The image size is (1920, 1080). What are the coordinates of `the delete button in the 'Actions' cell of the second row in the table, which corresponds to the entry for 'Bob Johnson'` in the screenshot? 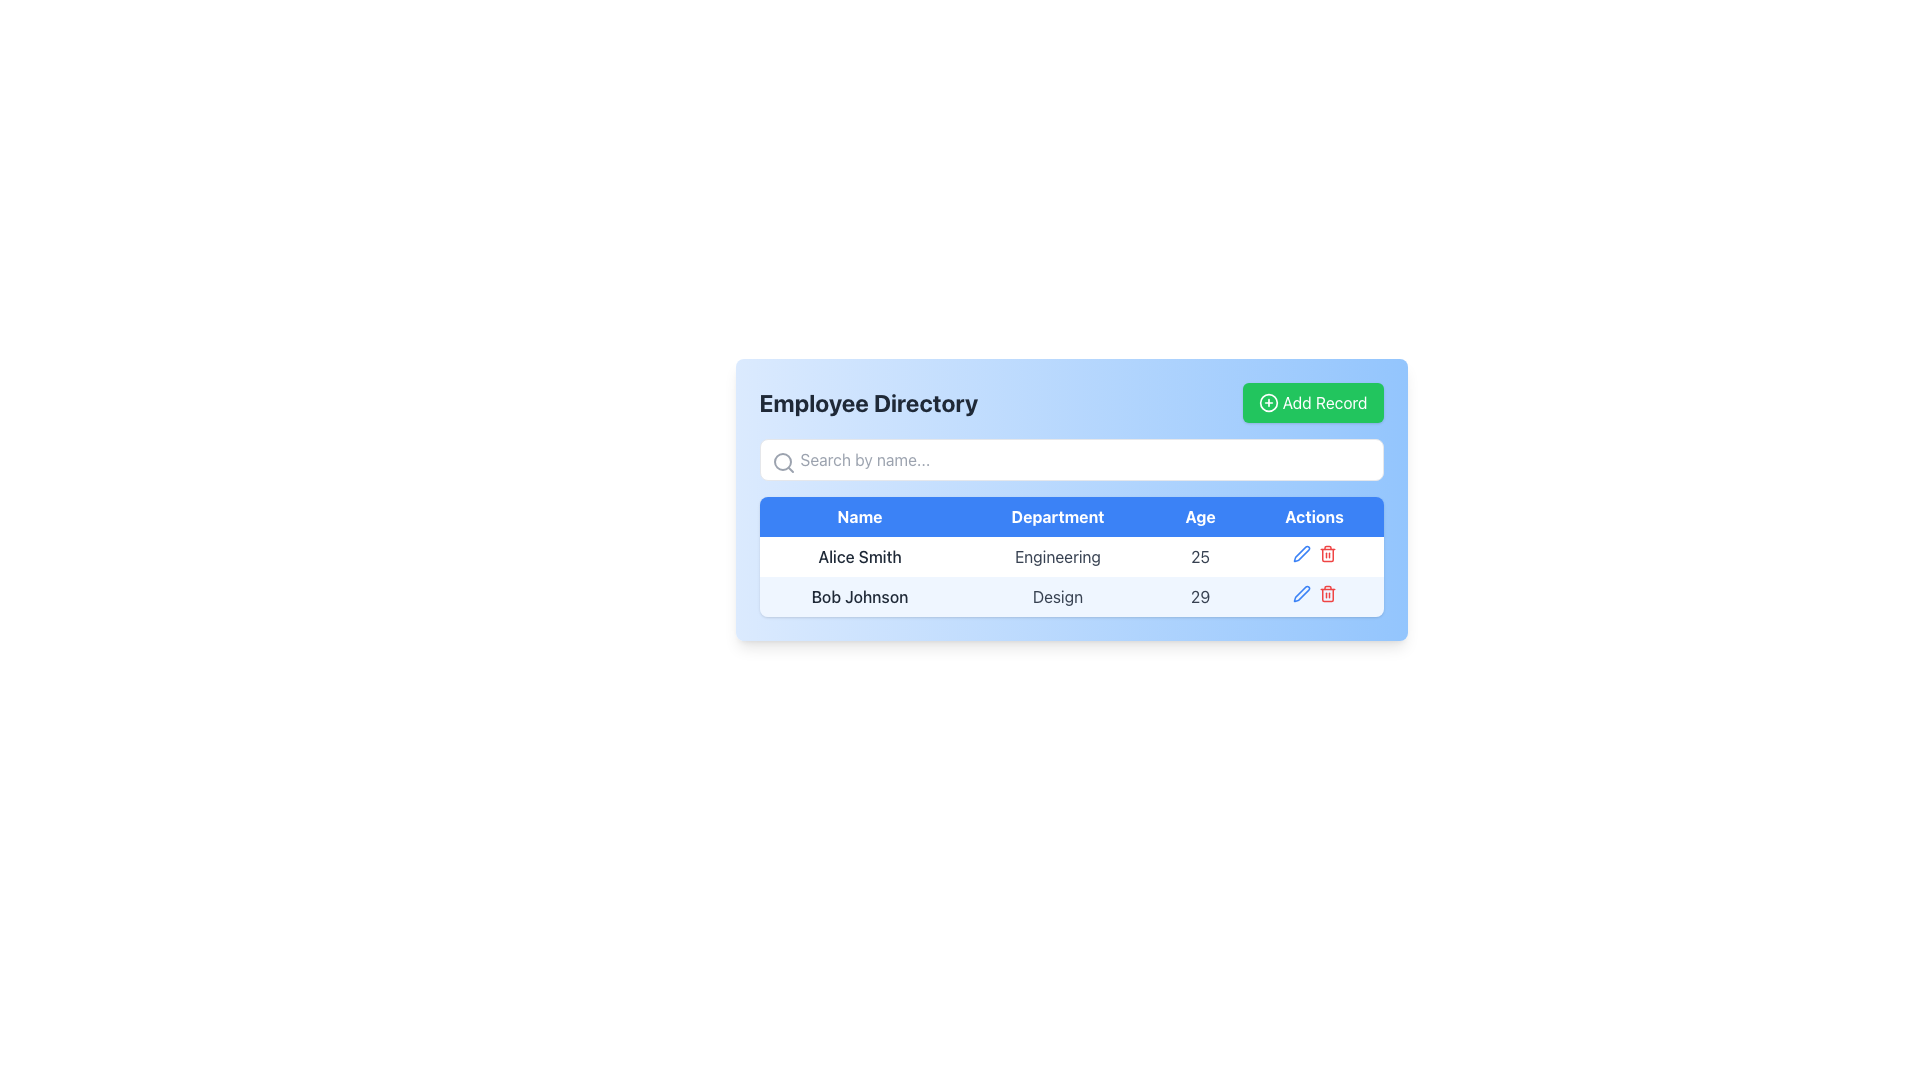 It's located at (1327, 554).